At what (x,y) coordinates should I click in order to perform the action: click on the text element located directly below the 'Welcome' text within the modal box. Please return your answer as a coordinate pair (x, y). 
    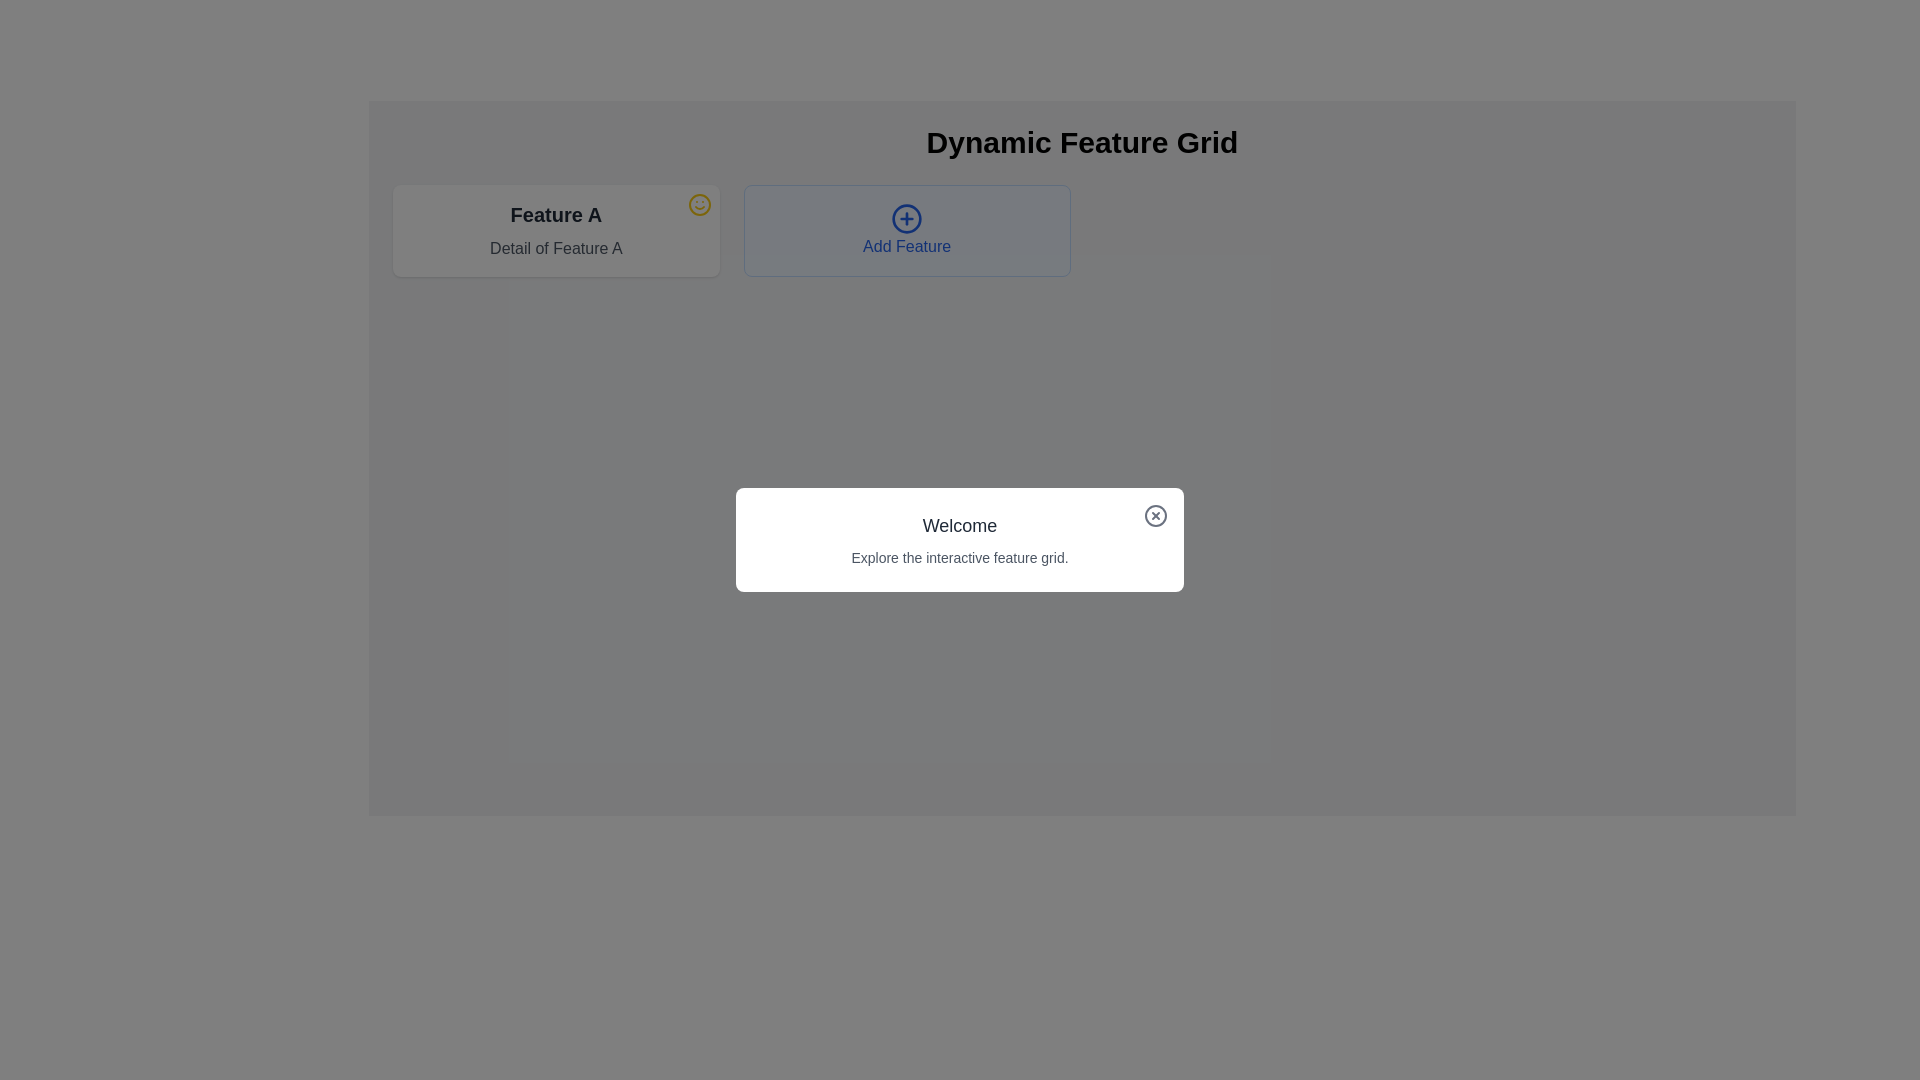
    Looking at the image, I should click on (960, 558).